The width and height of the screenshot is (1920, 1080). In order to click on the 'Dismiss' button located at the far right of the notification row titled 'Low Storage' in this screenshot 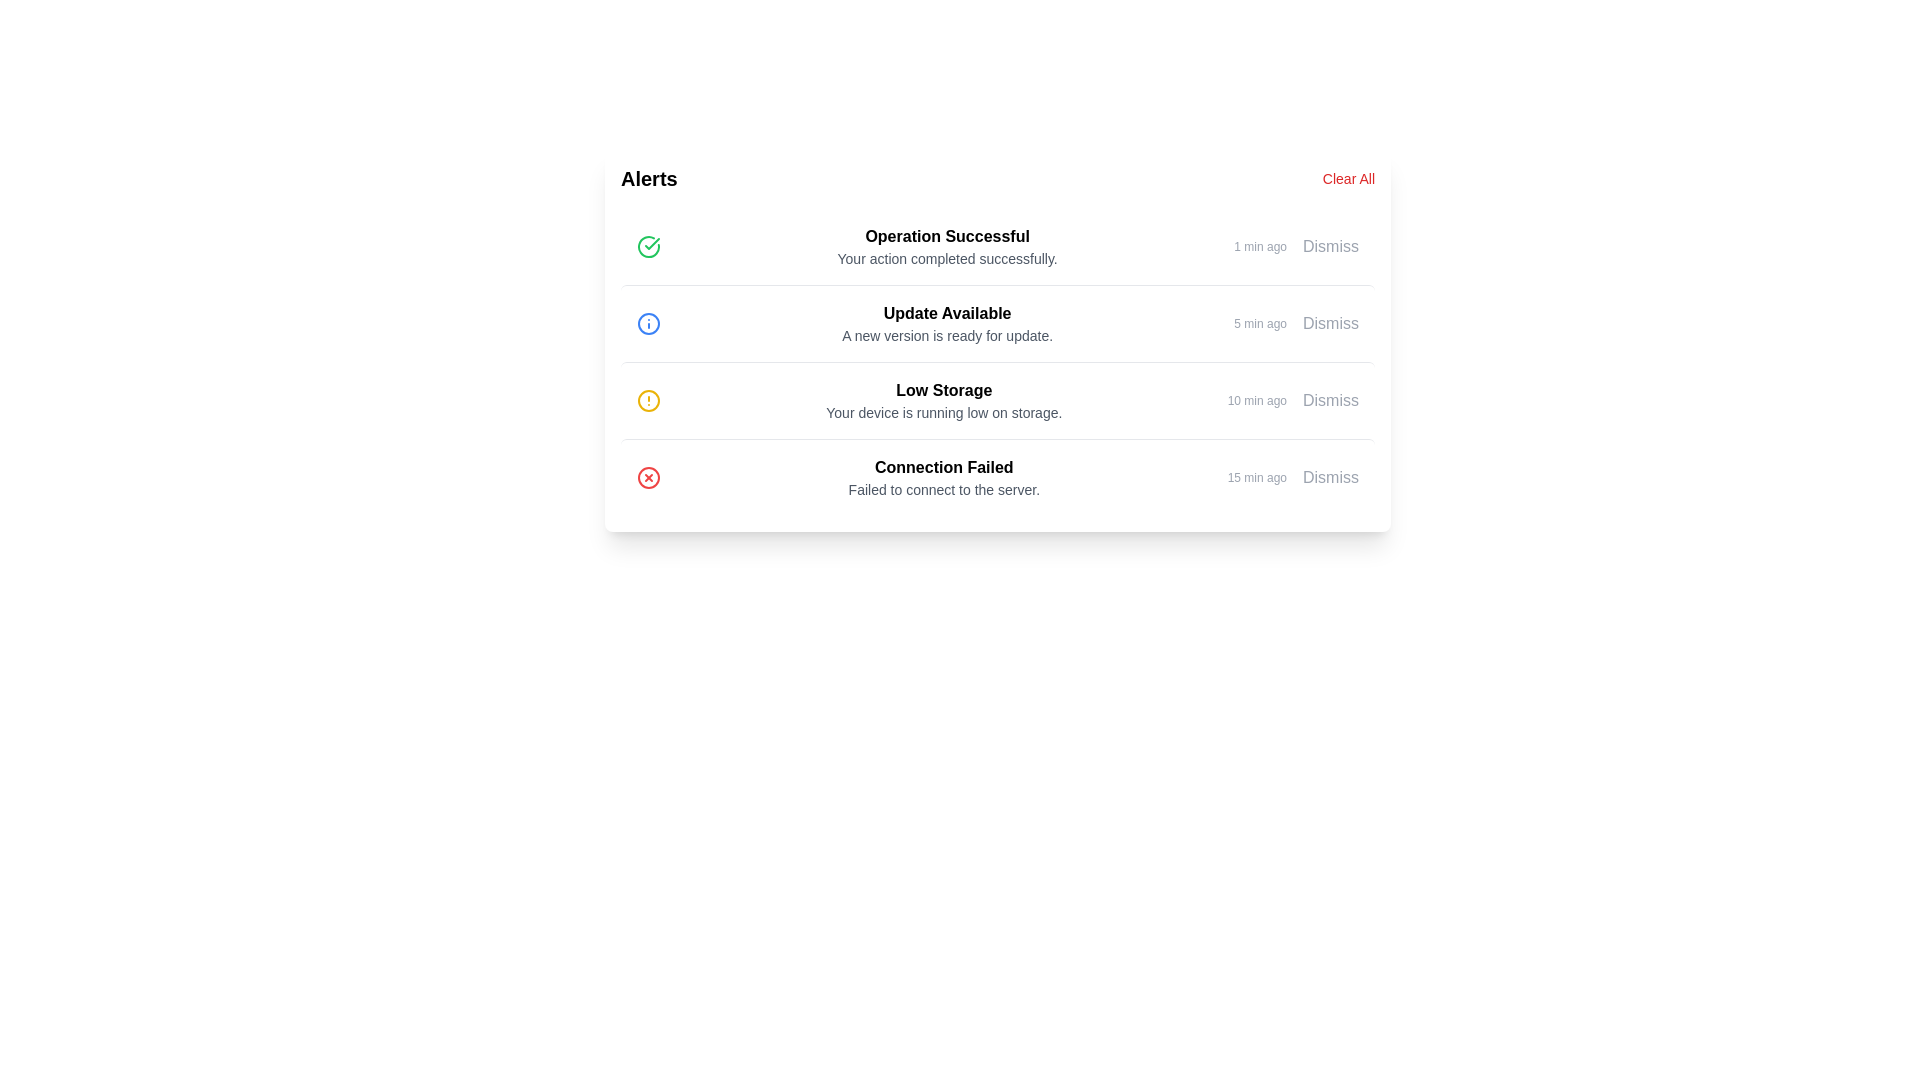, I will do `click(1330, 401)`.